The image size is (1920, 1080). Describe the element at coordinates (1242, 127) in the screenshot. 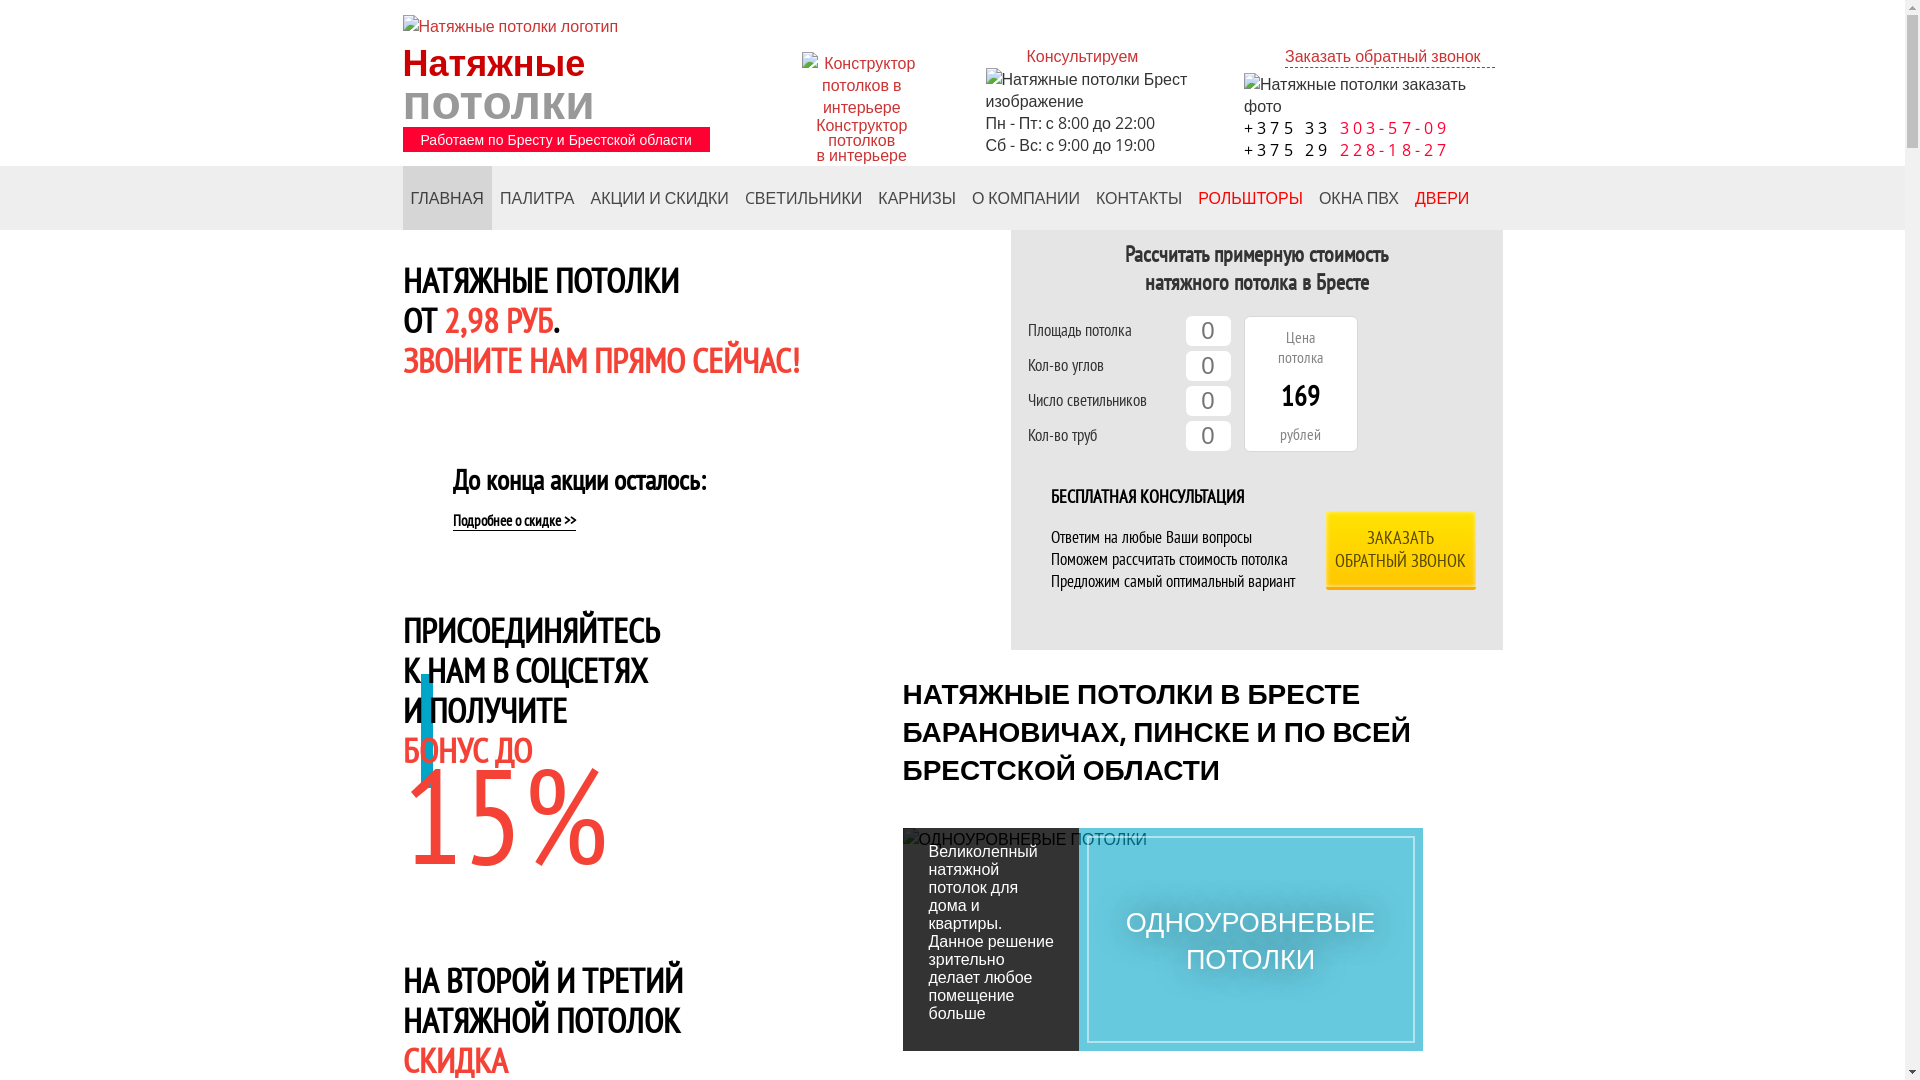

I see `'+375 33 303-57-09'` at that location.